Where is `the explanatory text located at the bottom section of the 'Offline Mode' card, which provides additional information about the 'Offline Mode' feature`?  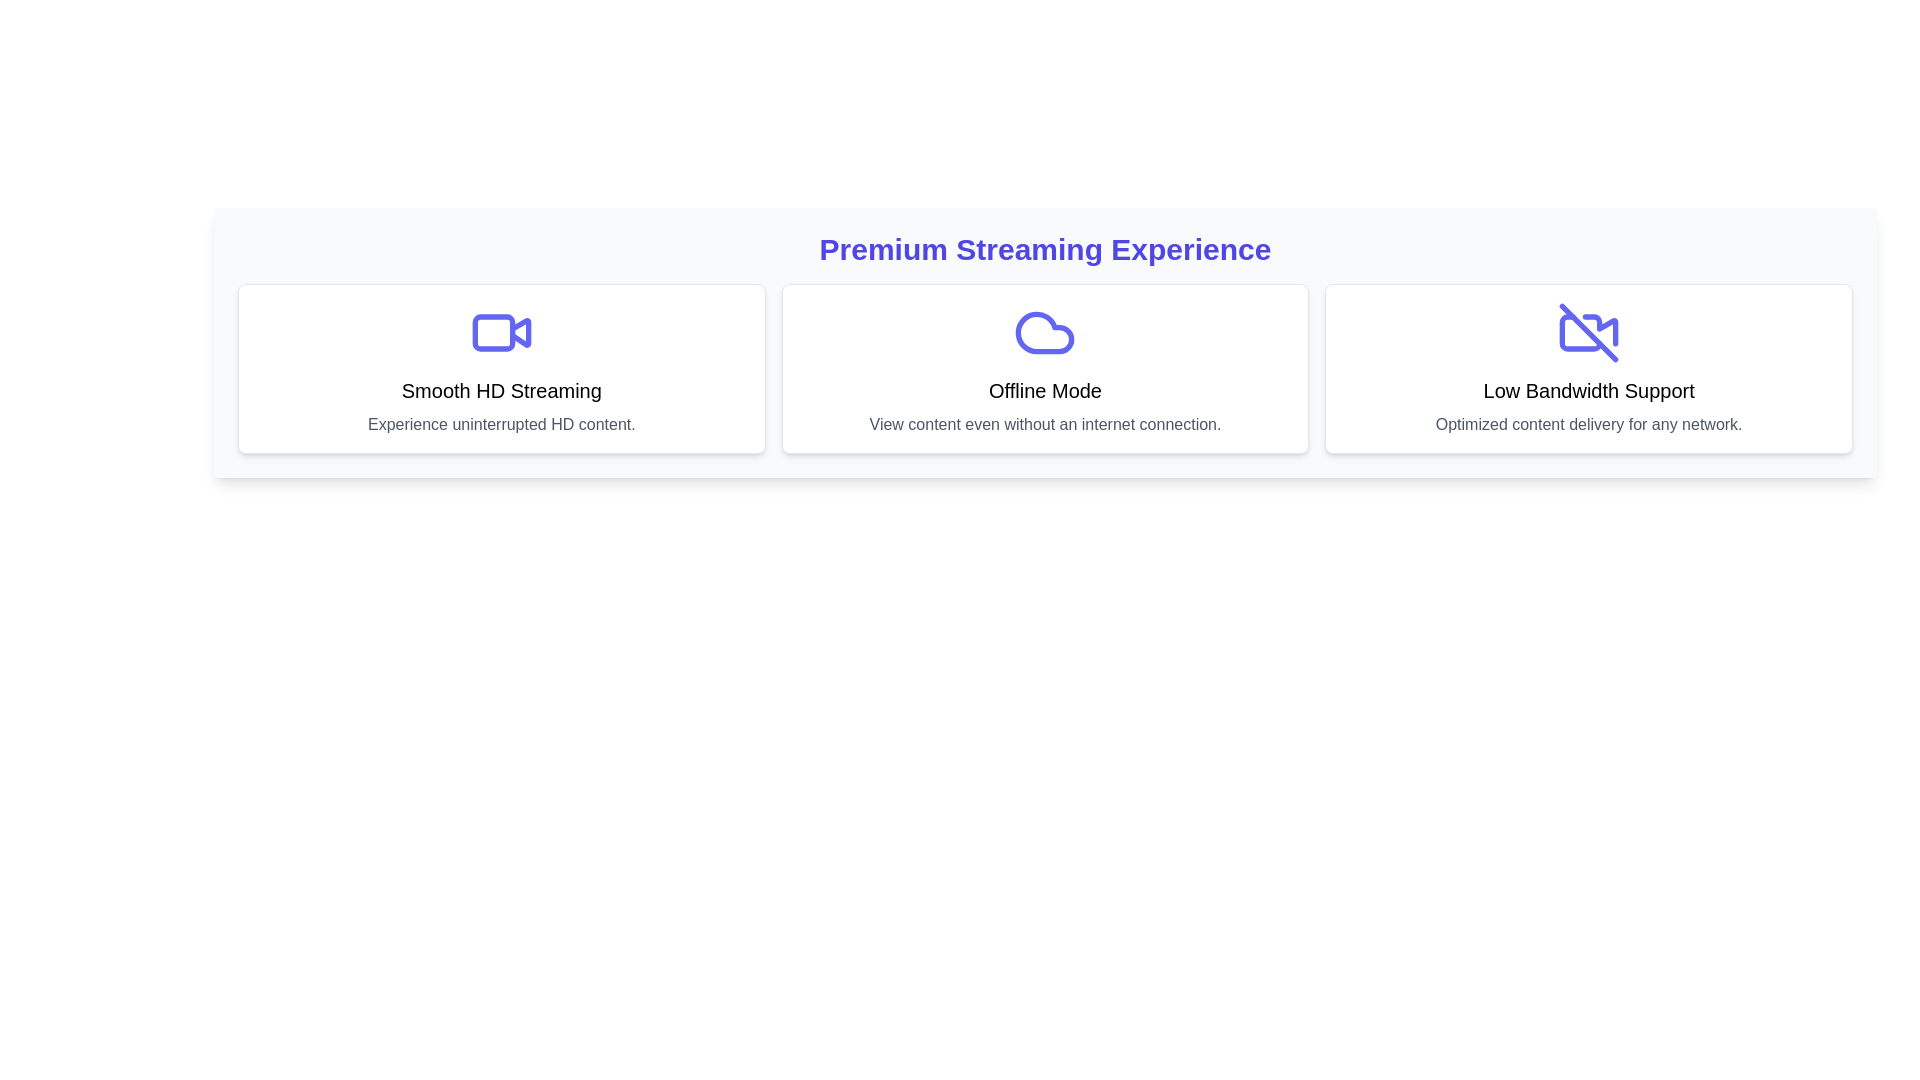
the explanatory text located at the bottom section of the 'Offline Mode' card, which provides additional information about the 'Offline Mode' feature is located at coordinates (1044, 423).